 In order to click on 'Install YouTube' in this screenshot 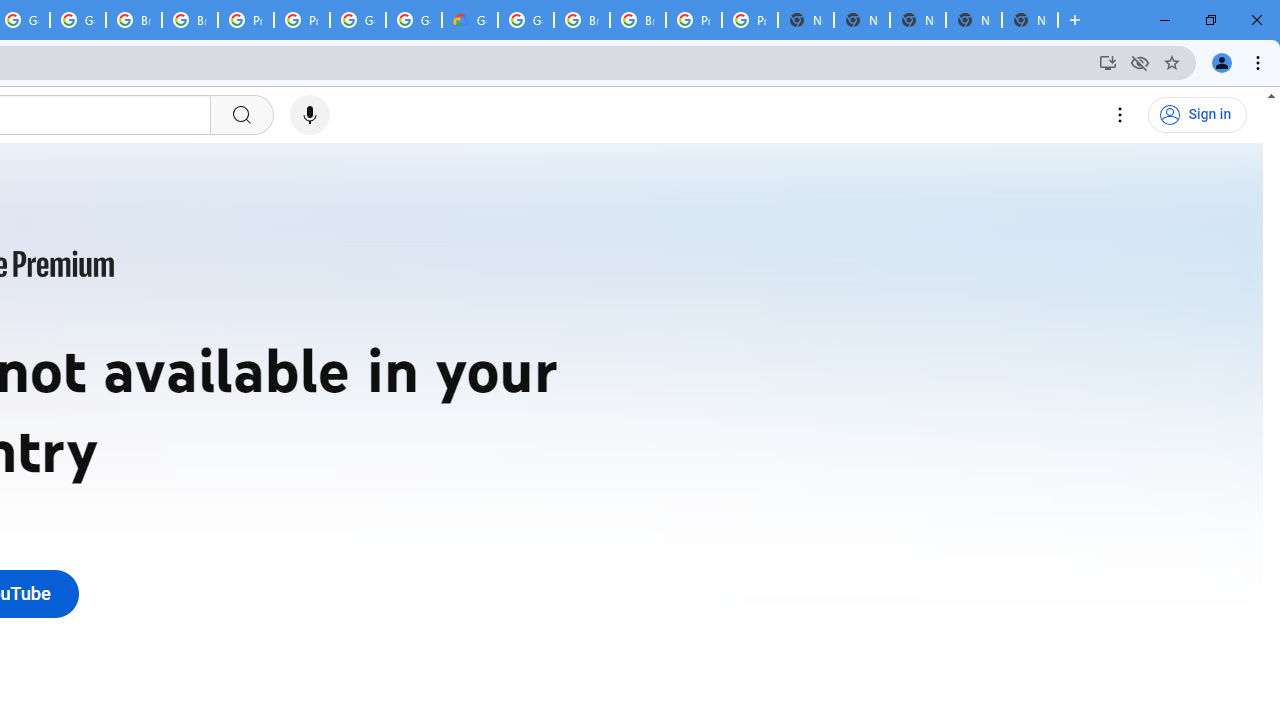, I will do `click(1106, 61)`.